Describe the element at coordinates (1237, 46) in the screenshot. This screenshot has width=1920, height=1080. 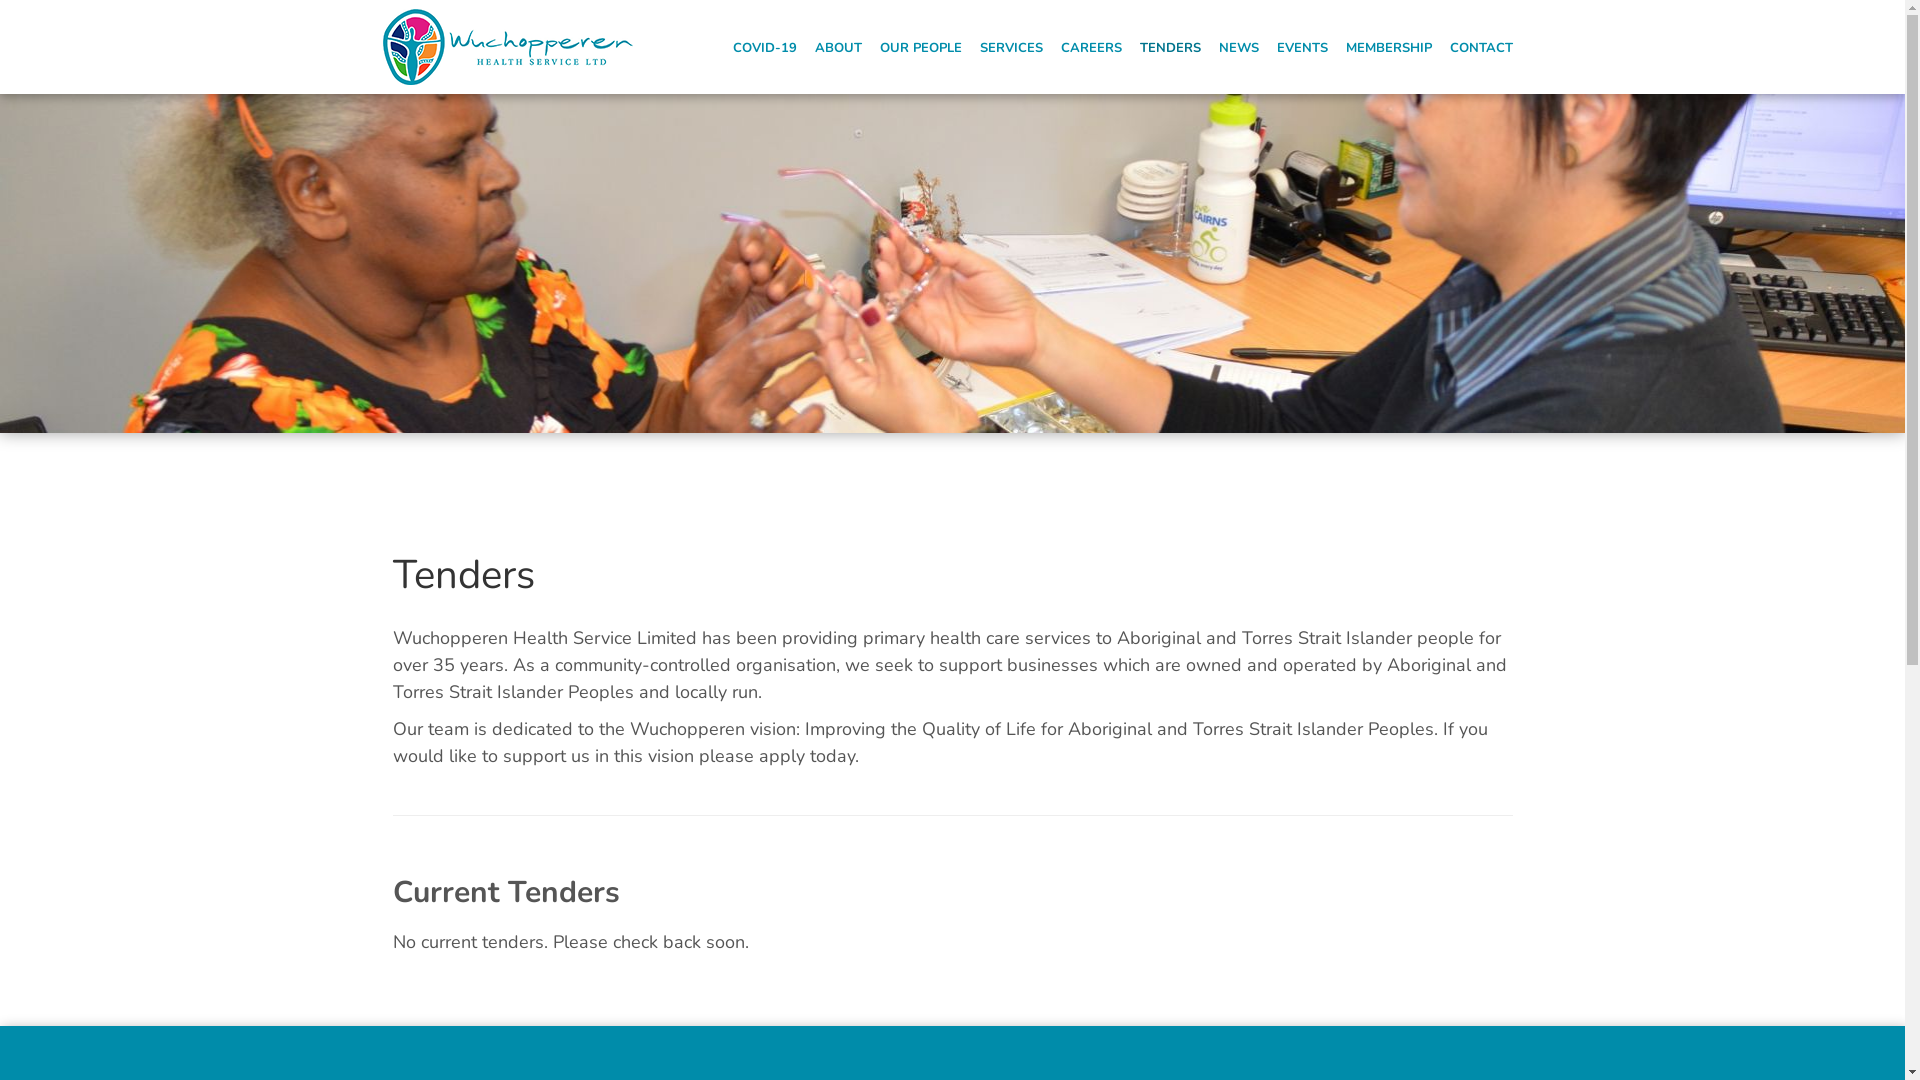
I see `'NEWS'` at that location.